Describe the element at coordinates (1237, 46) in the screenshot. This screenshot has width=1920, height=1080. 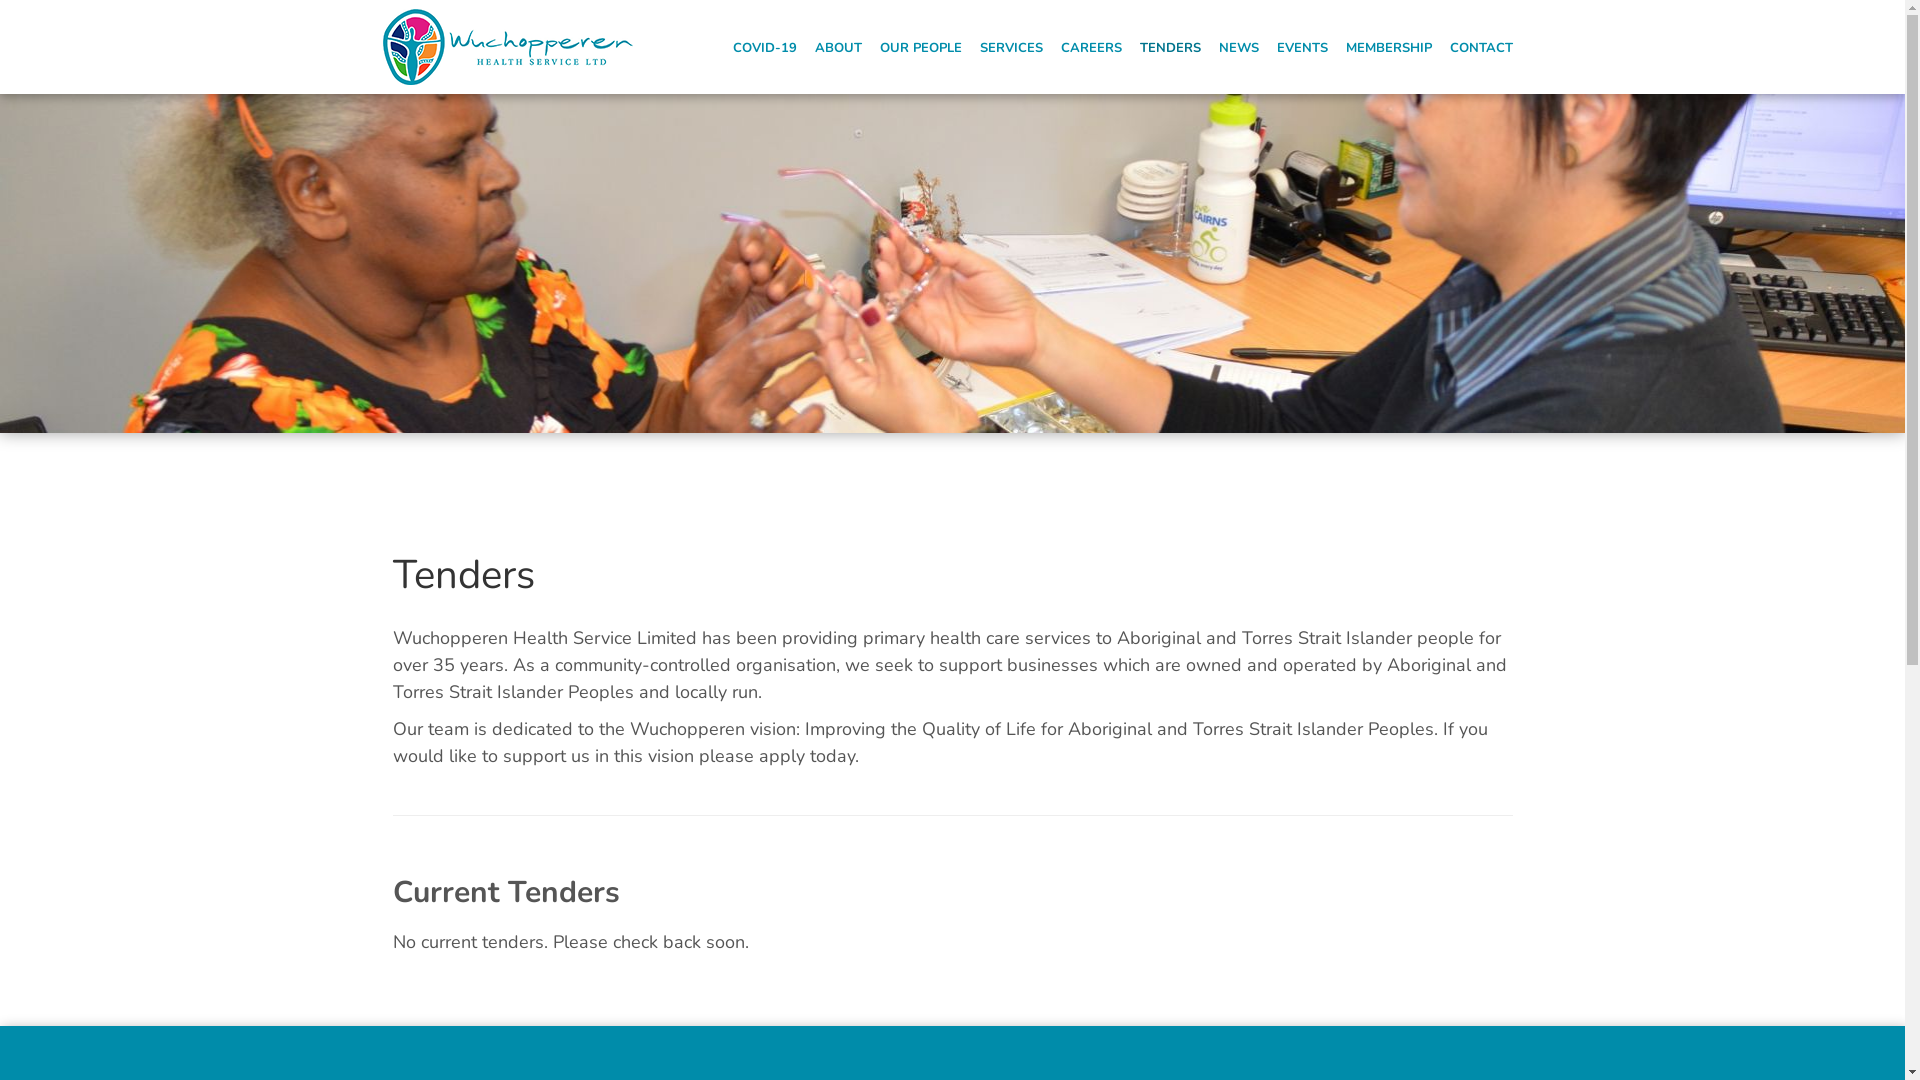
I see `'NEWS'` at that location.